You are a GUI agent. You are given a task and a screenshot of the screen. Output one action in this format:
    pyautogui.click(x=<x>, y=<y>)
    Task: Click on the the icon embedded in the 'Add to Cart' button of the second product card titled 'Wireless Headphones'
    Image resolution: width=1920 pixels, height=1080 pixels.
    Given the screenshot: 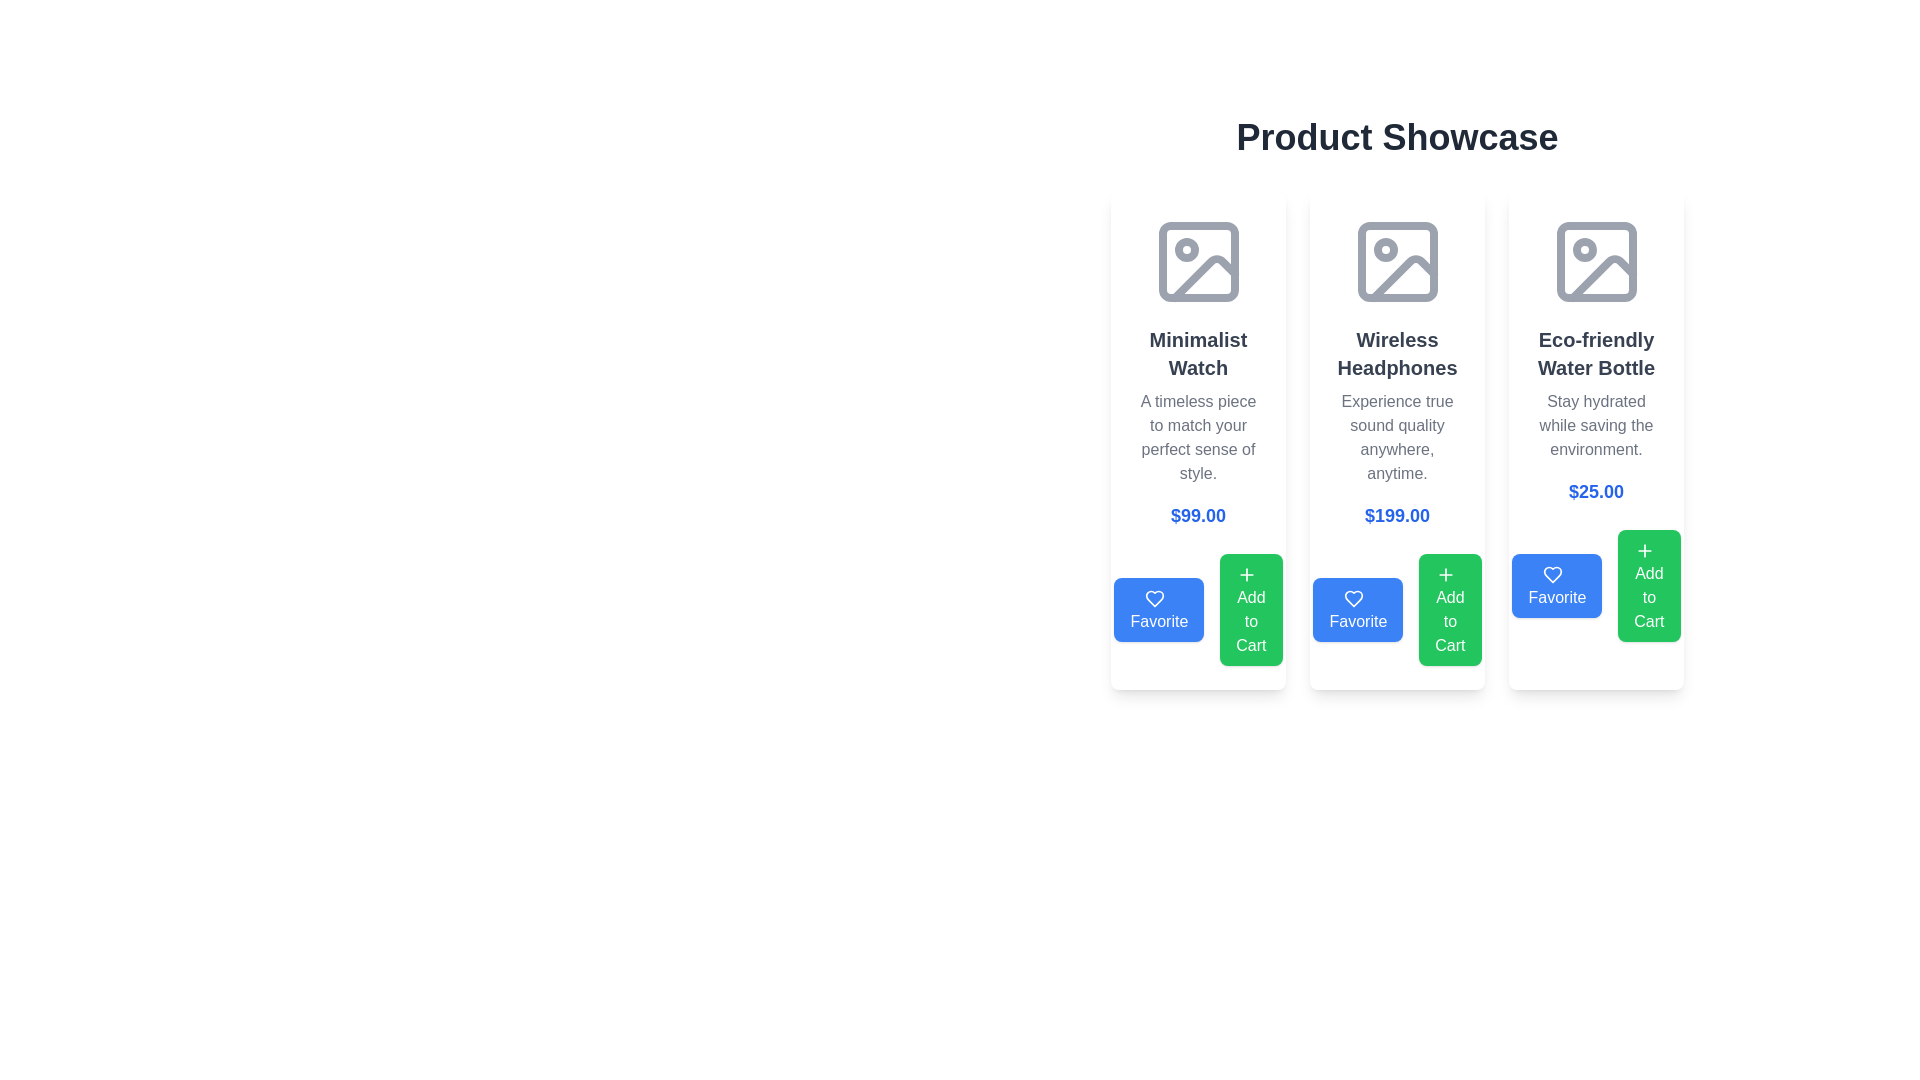 What is the action you would take?
    pyautogui.click(x=1446, y=574)
    